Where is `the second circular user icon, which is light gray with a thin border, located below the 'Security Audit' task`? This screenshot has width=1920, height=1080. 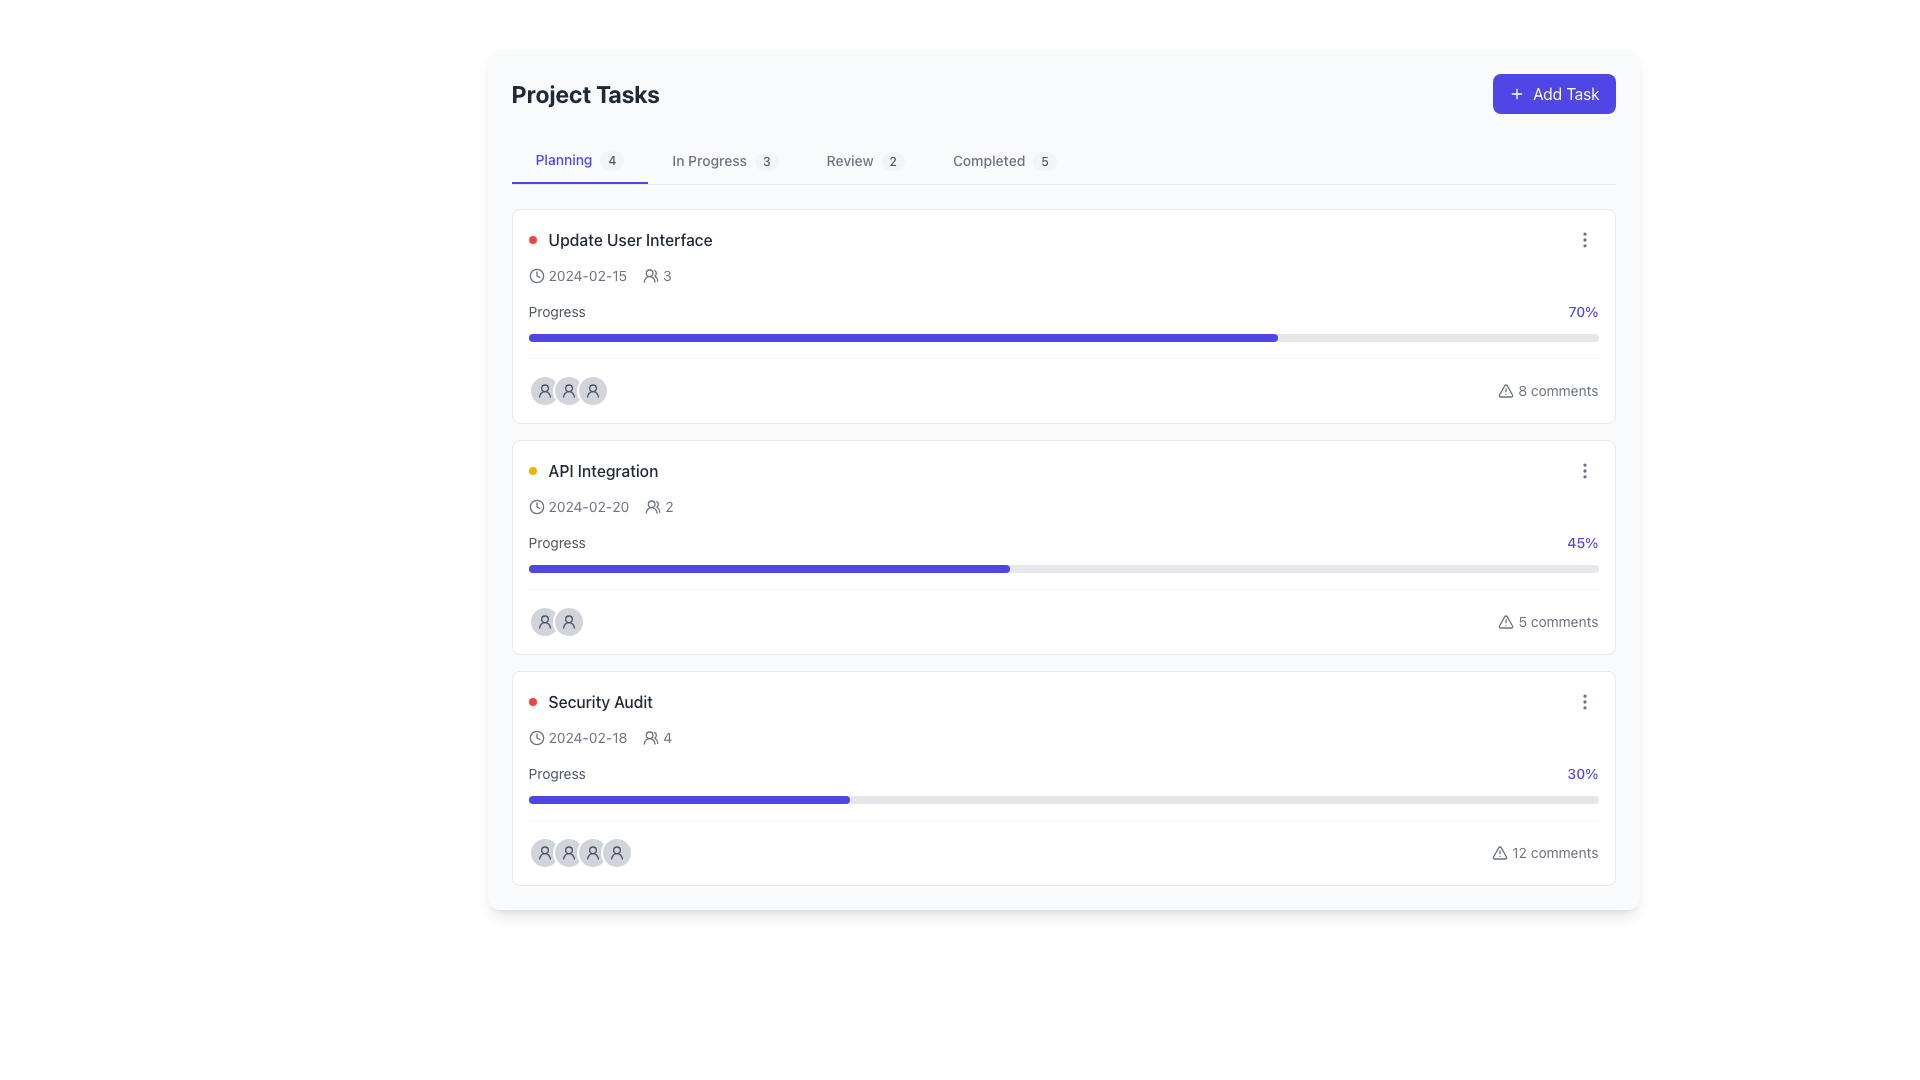 the second circular user icon, which is light gray with a thin border, located below the 'Security Audit' task is located at coordinates (591, 852).